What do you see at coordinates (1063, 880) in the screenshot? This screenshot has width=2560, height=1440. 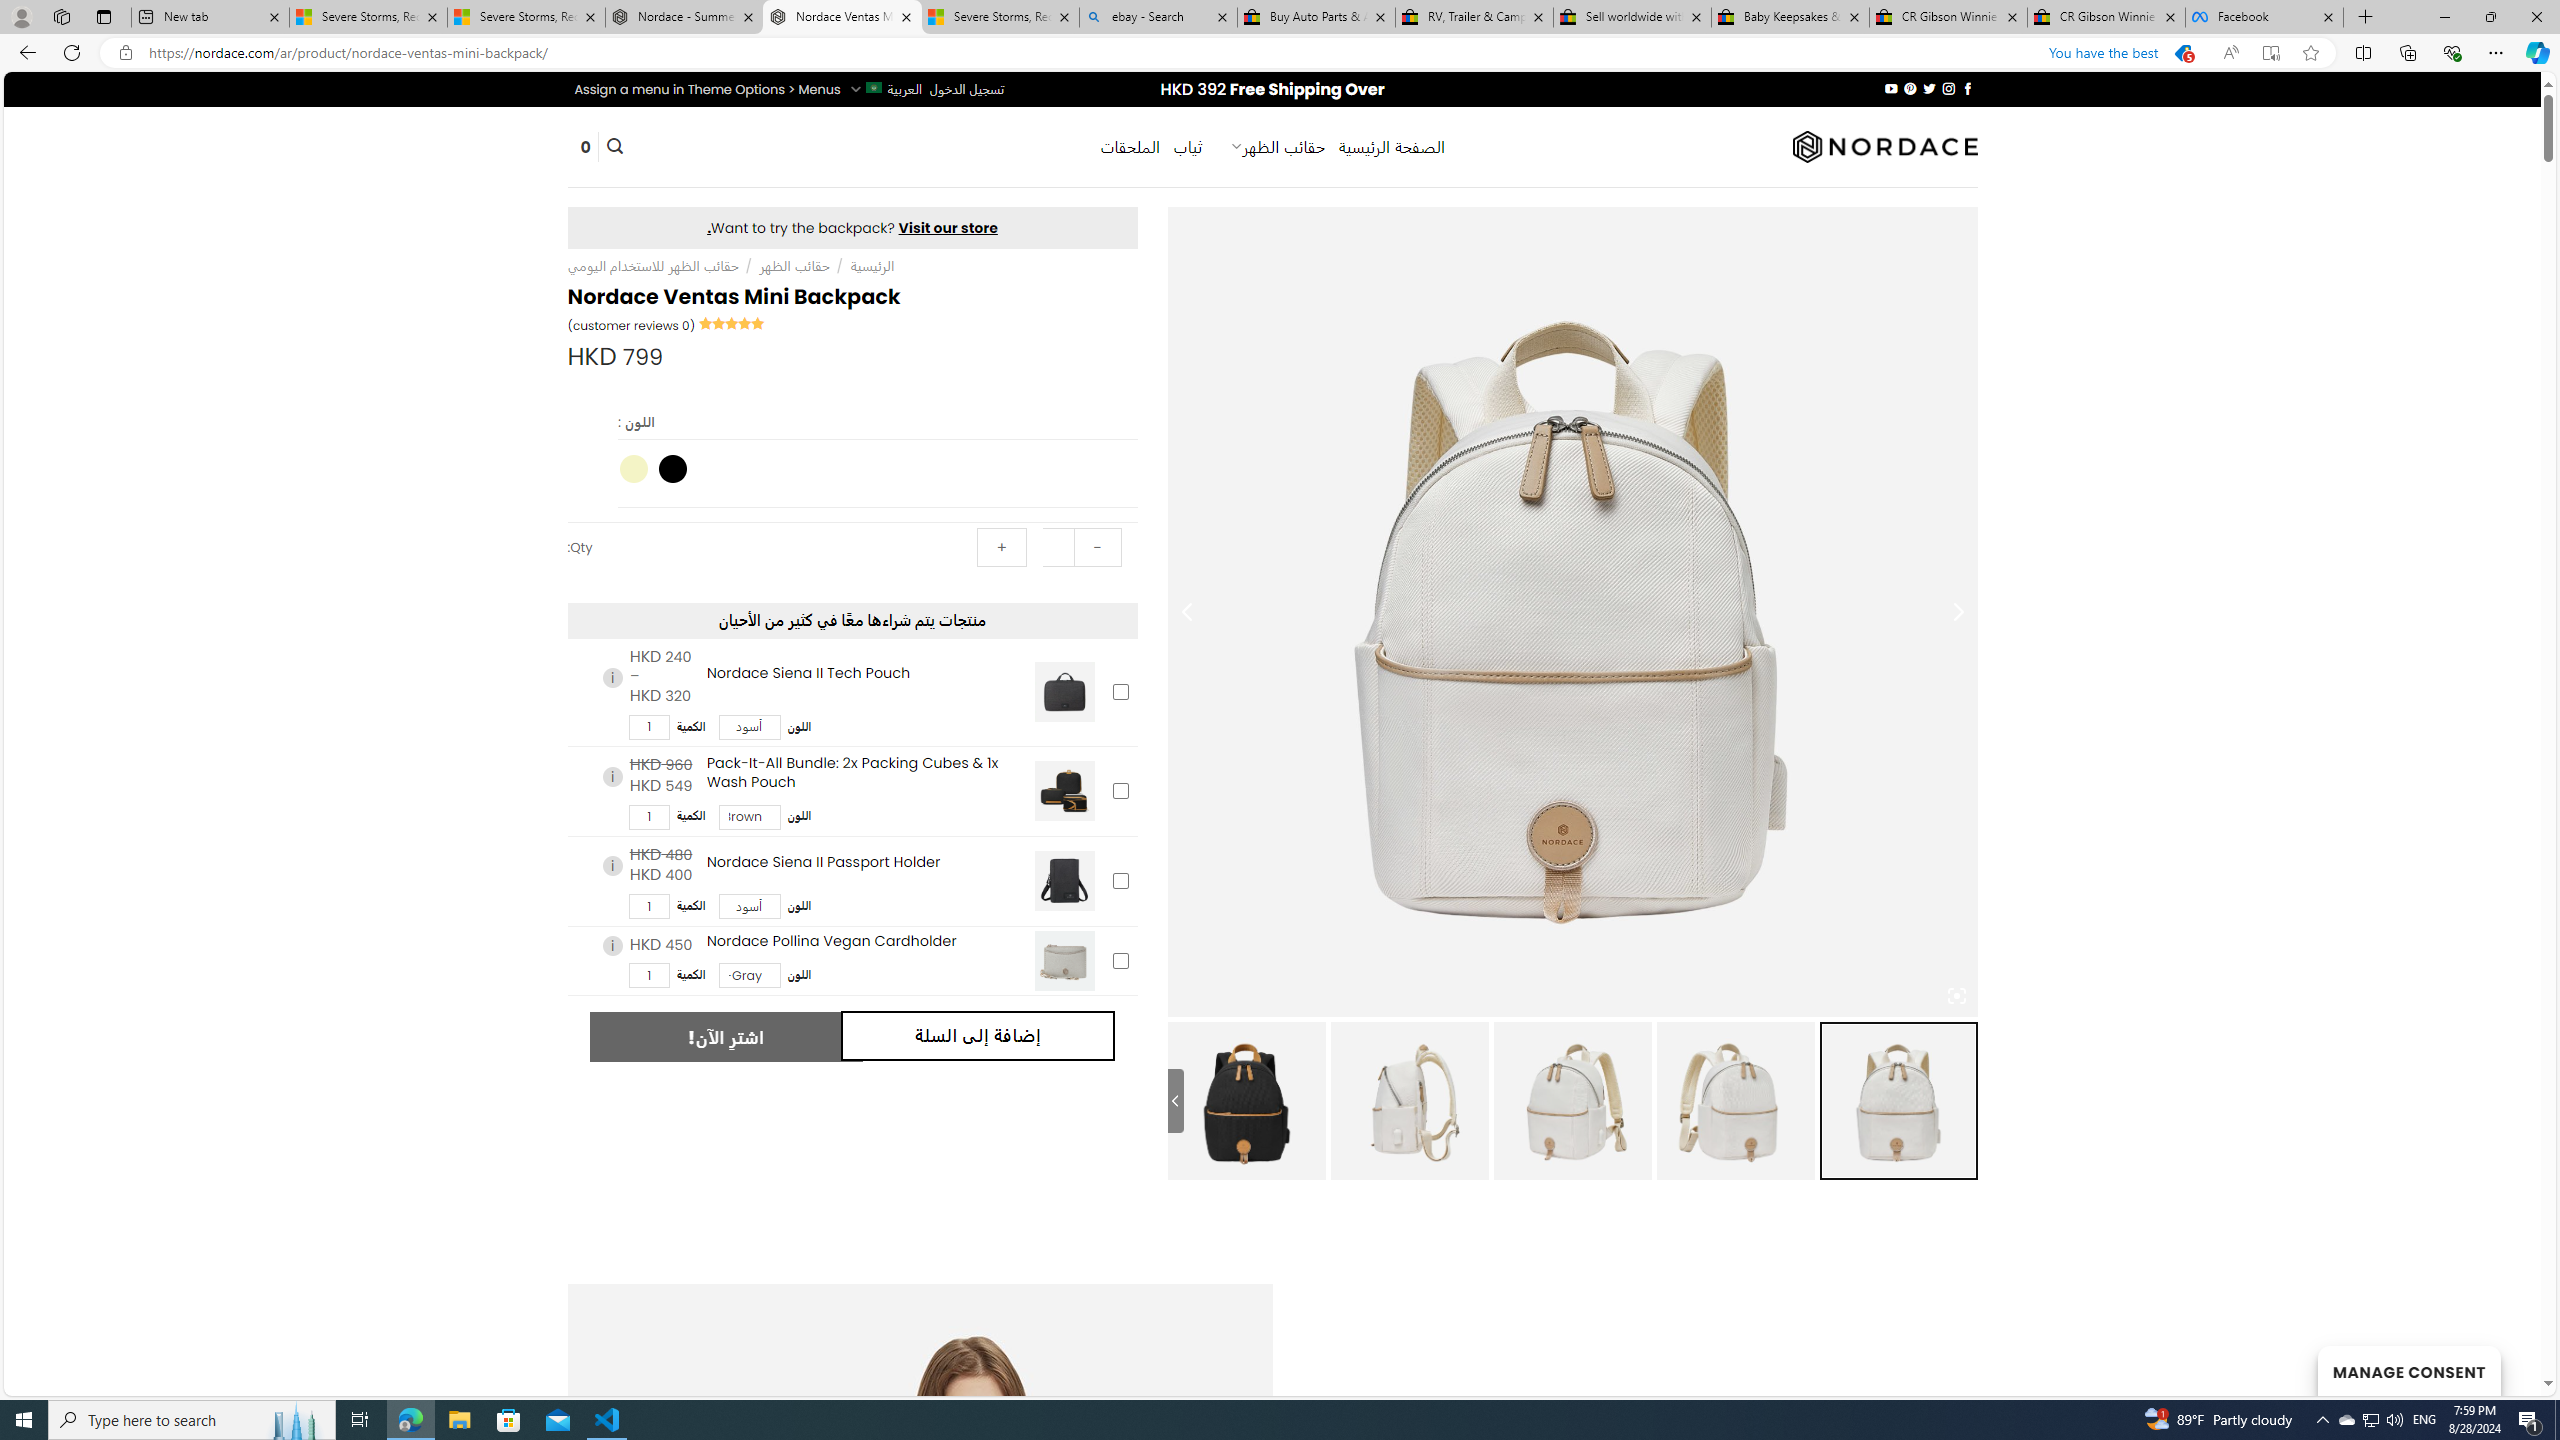 I see `'Nordace Siena II Passport Holder'` at bounding box center [1063, 880].